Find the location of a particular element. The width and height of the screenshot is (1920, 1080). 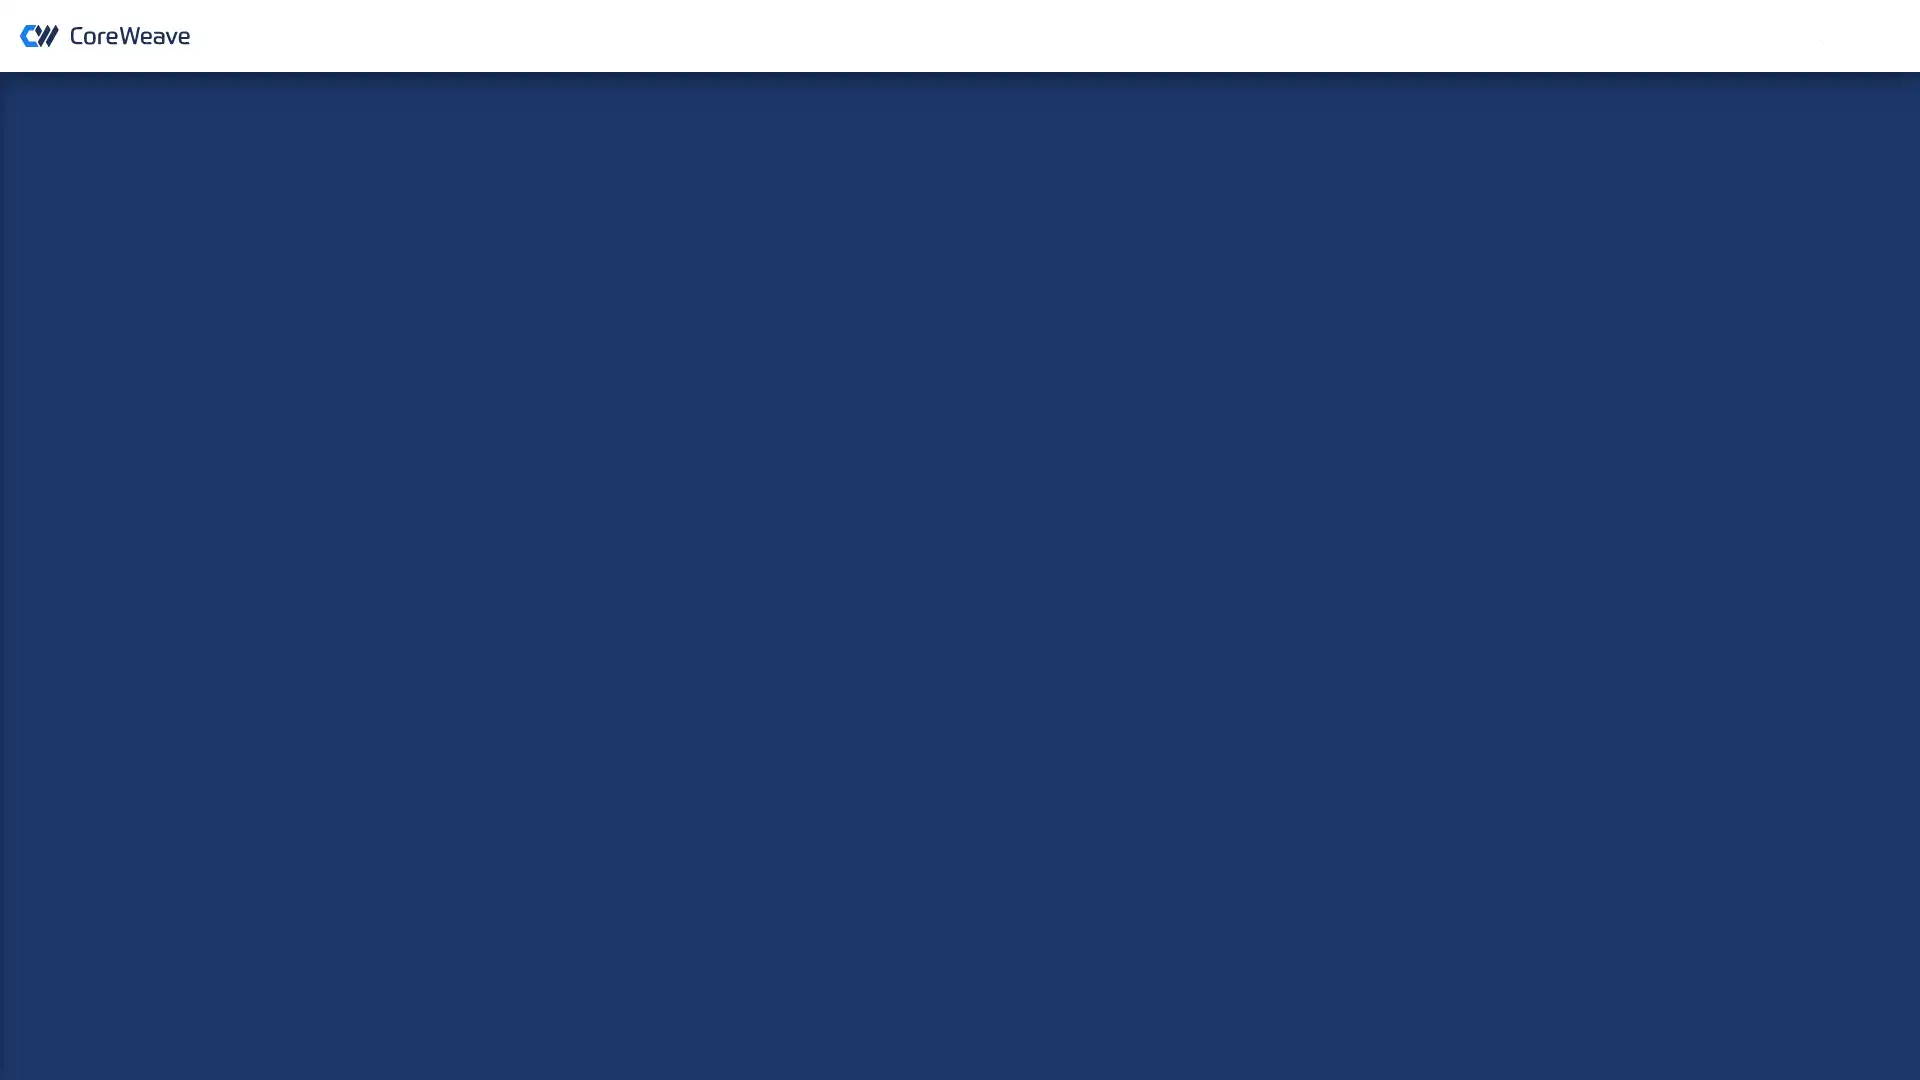

SIGN IN WITH GITHUB is located at coordinates (958, 639).